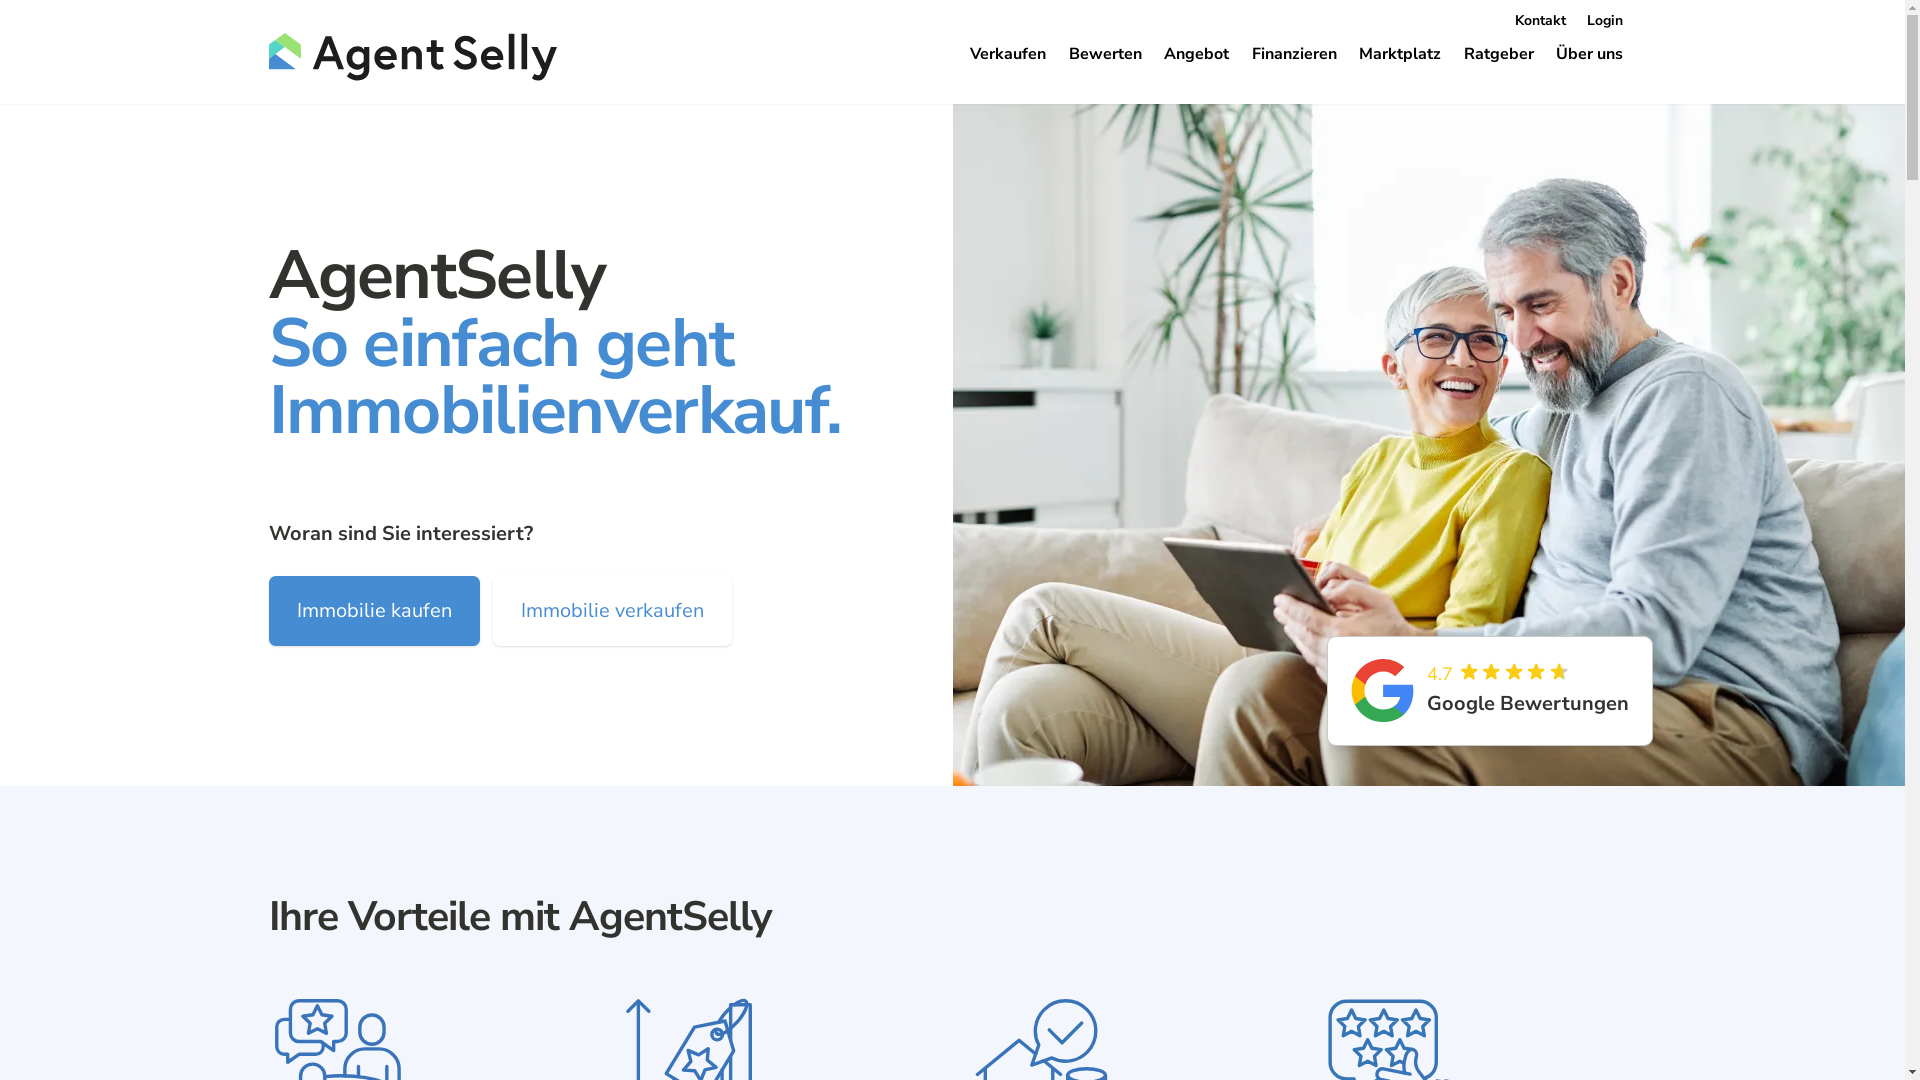  I want to click on 'Angebot', so click(1196, 53).